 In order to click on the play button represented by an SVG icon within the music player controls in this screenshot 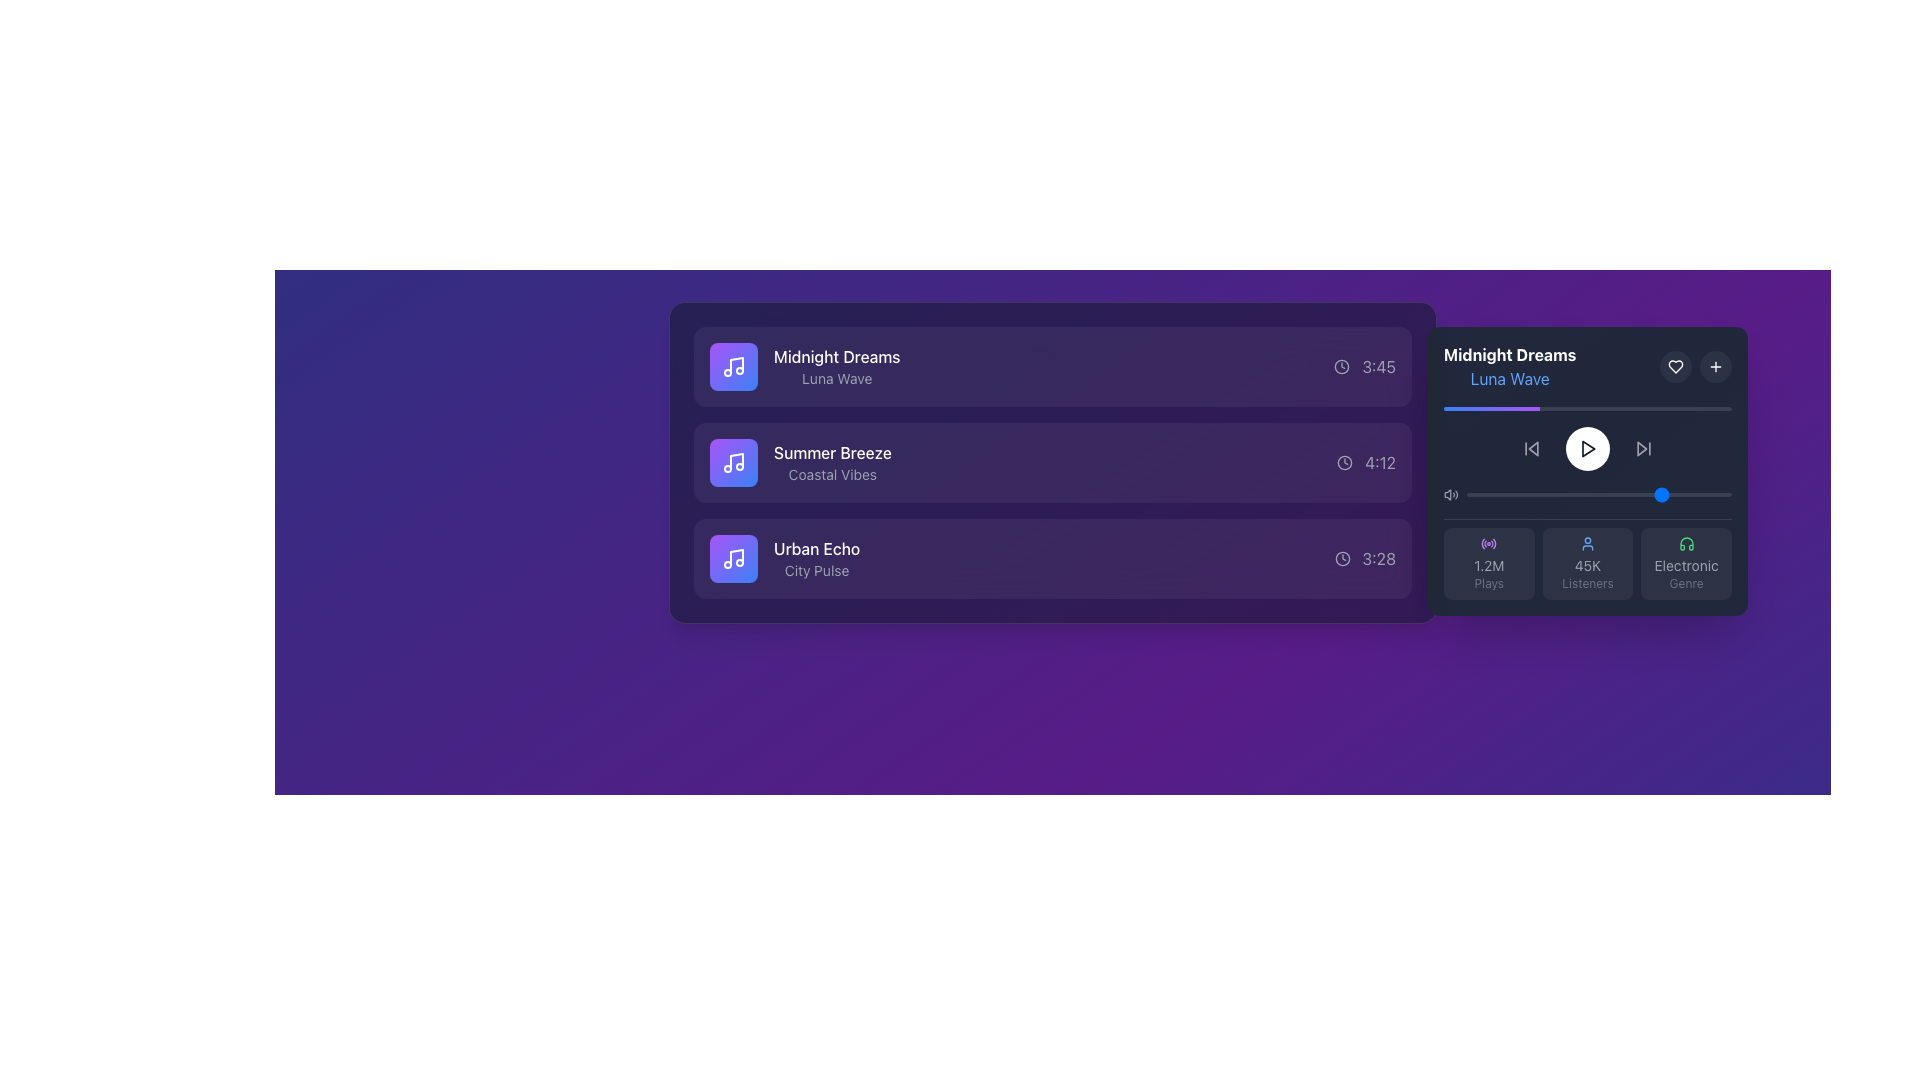, I will do `click(1587, 447)`.